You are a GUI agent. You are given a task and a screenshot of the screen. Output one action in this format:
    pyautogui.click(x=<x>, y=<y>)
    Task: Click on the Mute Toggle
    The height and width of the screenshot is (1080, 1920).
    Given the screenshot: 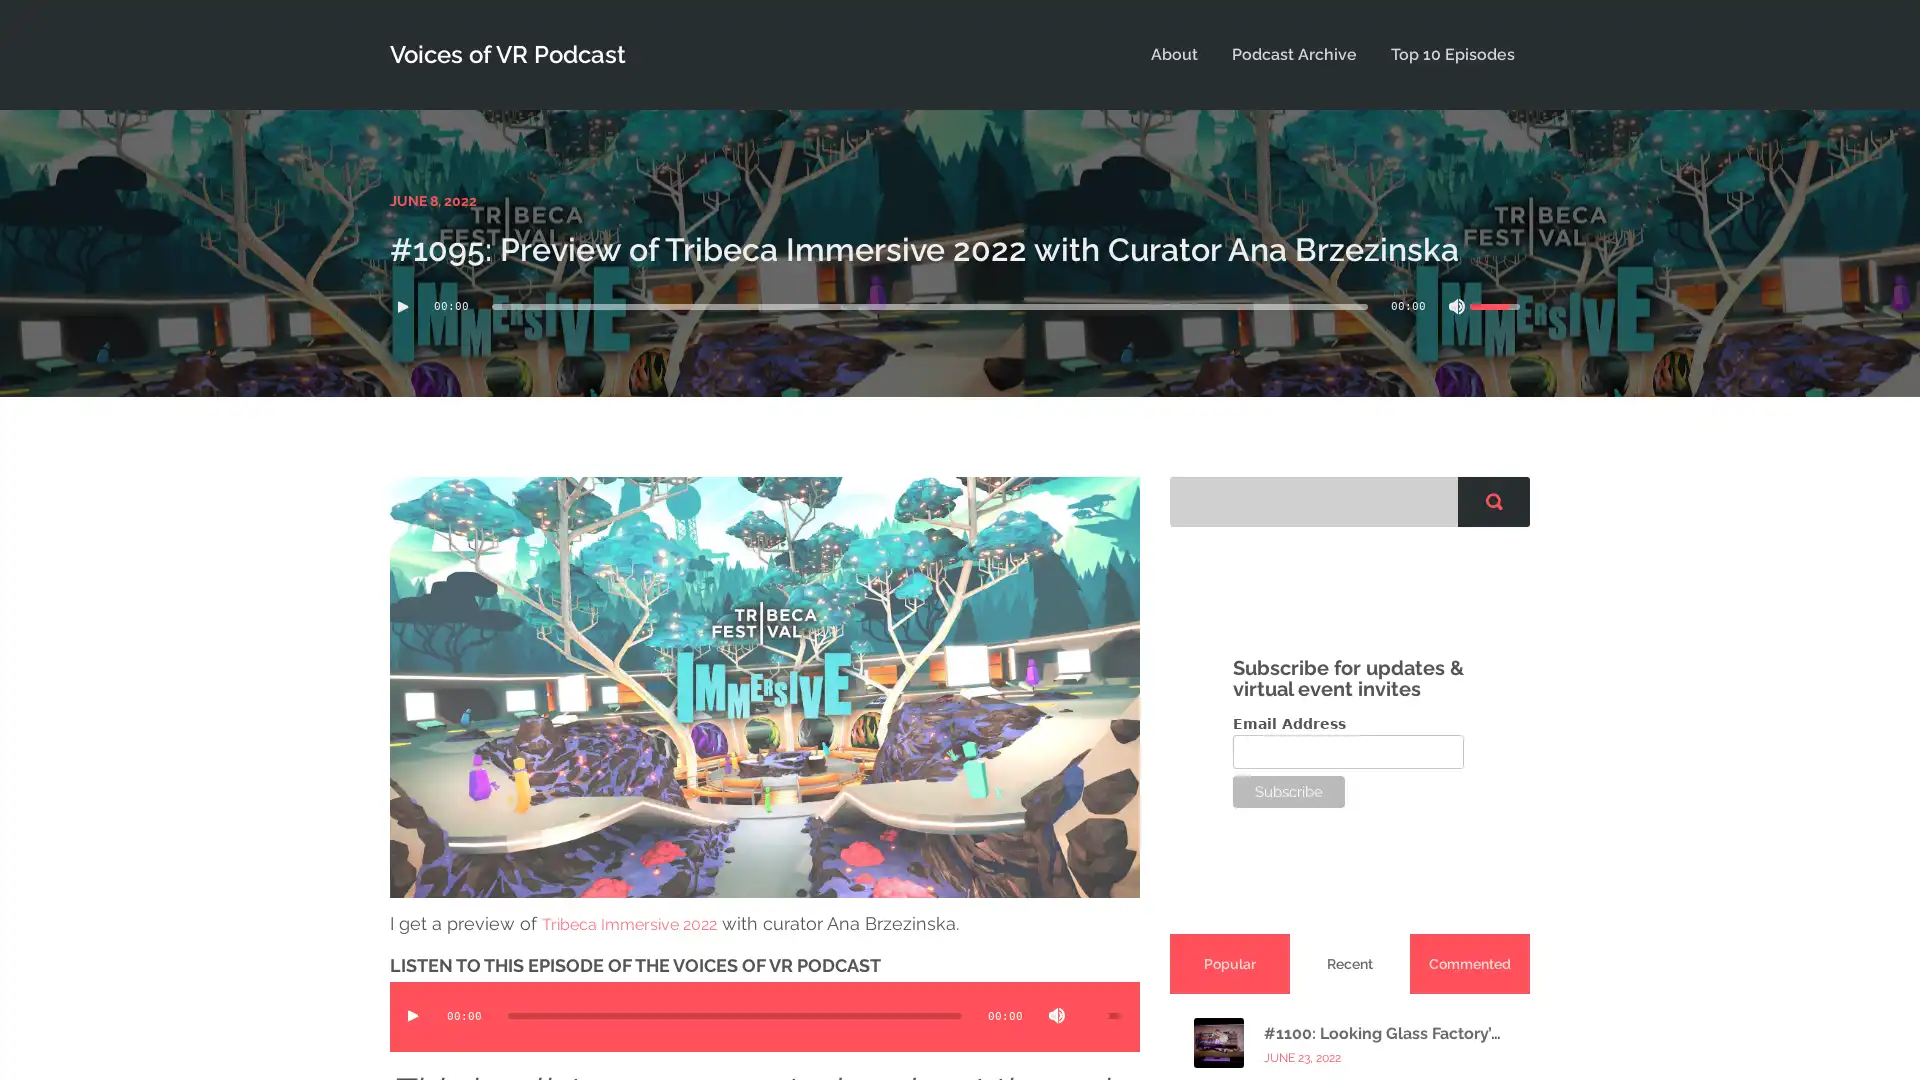 What is the action you would take?
    pyautogui.click(x=1457, y=305)
    